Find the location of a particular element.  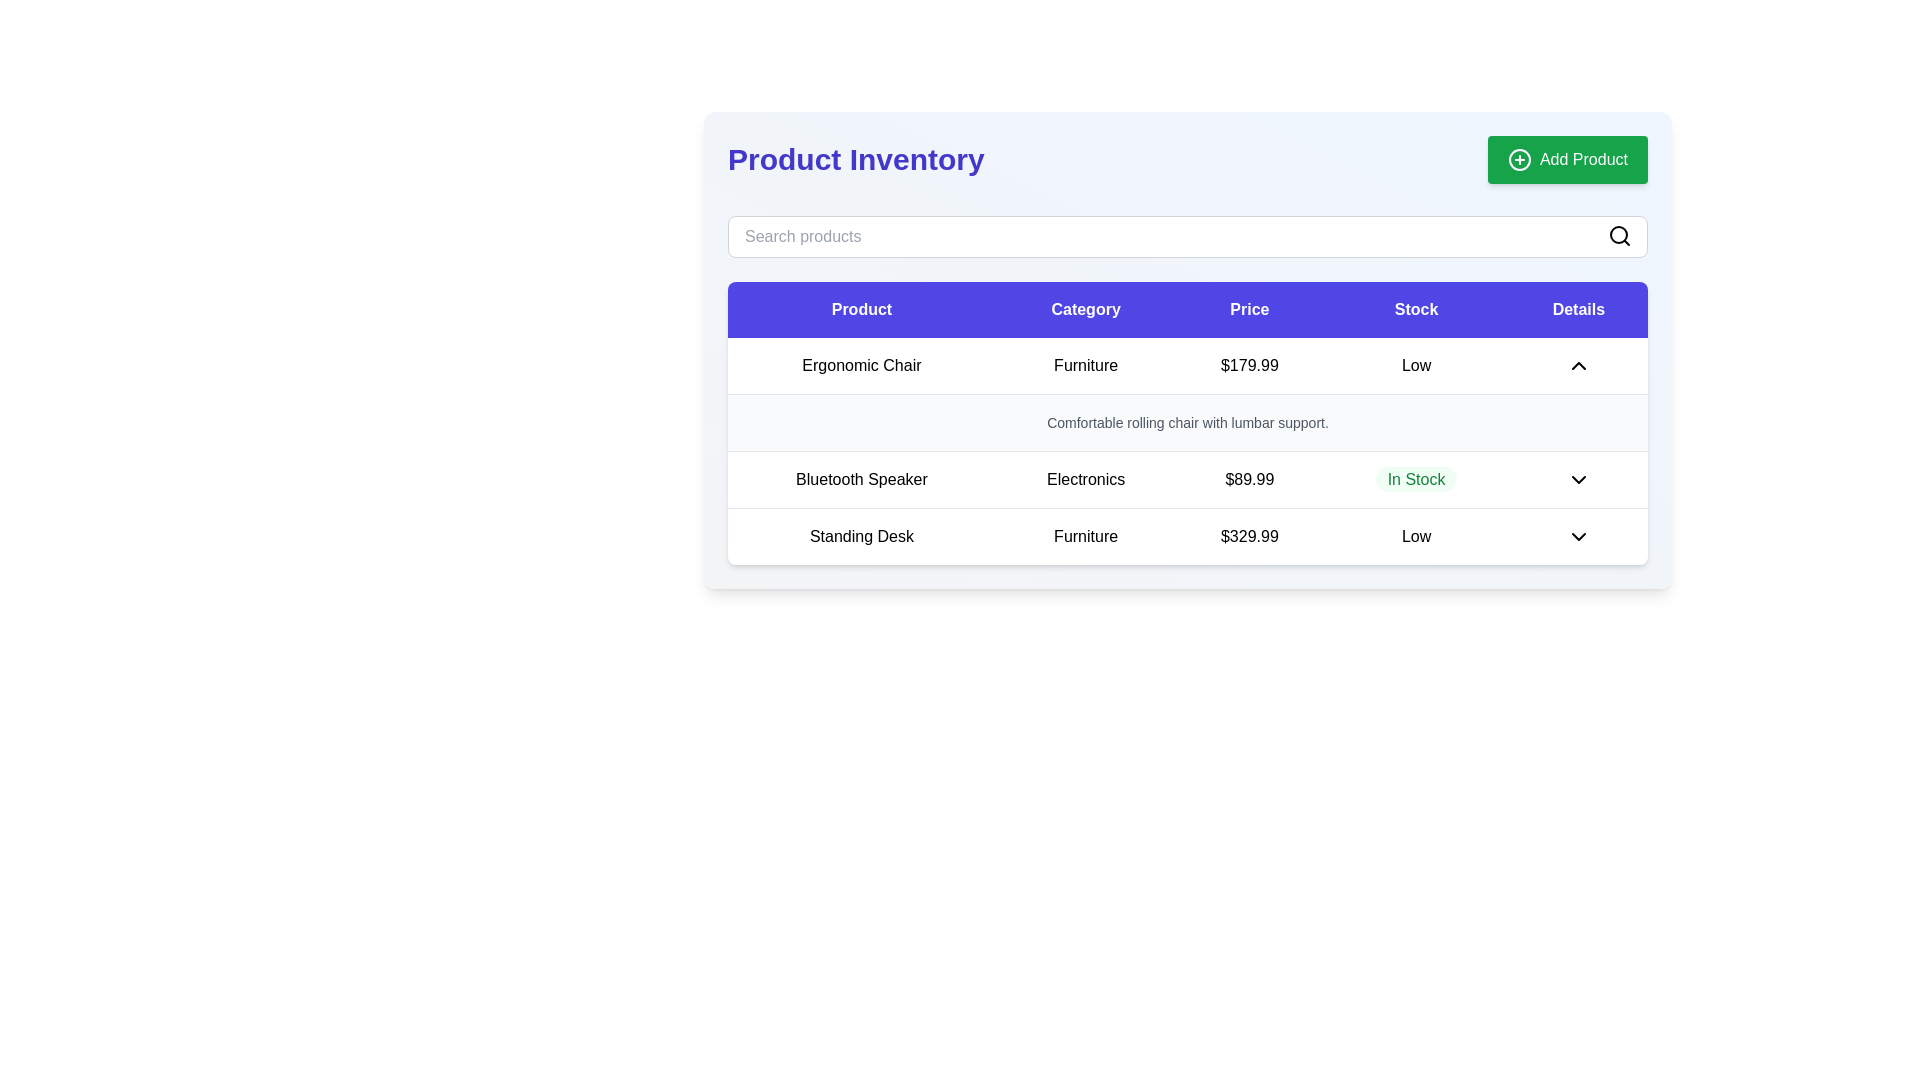

the downward-facing arrow icon button at the far right end of the 'Standing Desk' table row is located at coordinates (1577, 535).